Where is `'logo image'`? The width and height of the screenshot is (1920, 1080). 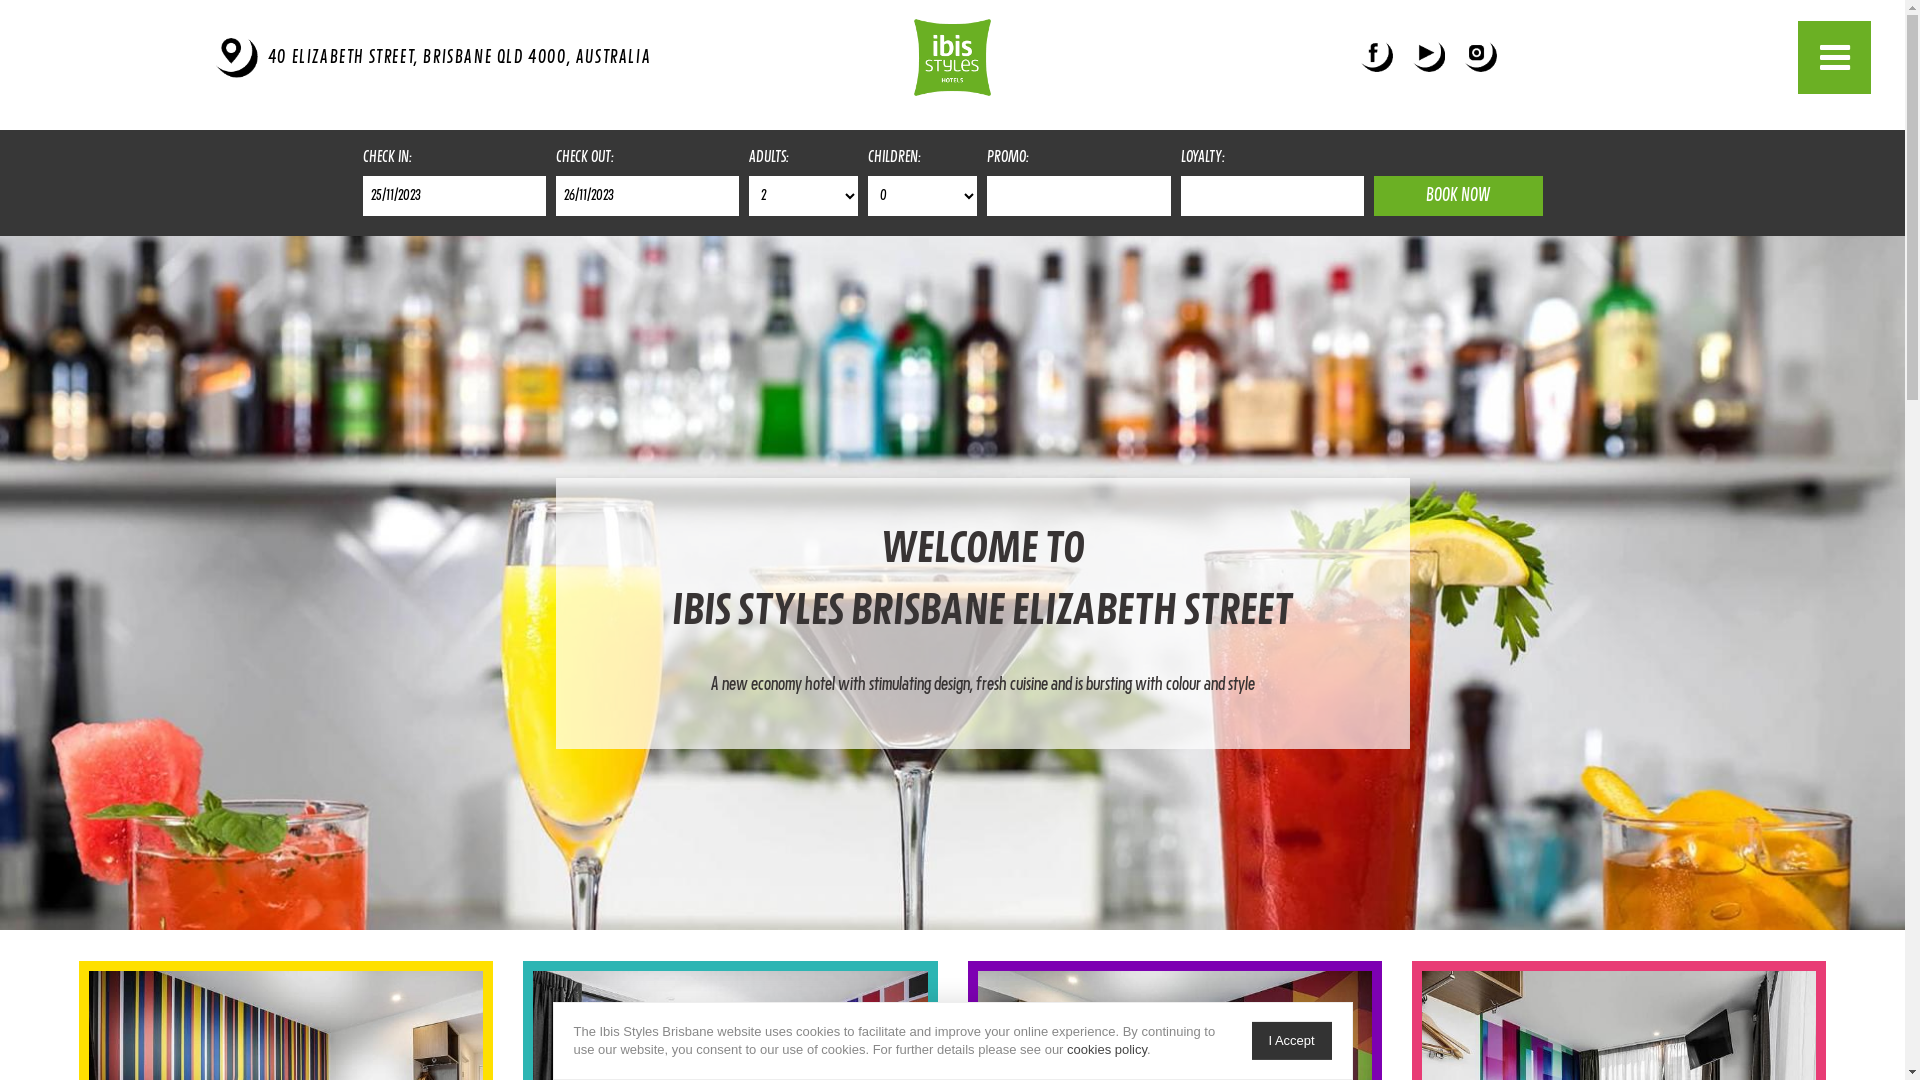 'logo image' is located at coordinates (951, 56).